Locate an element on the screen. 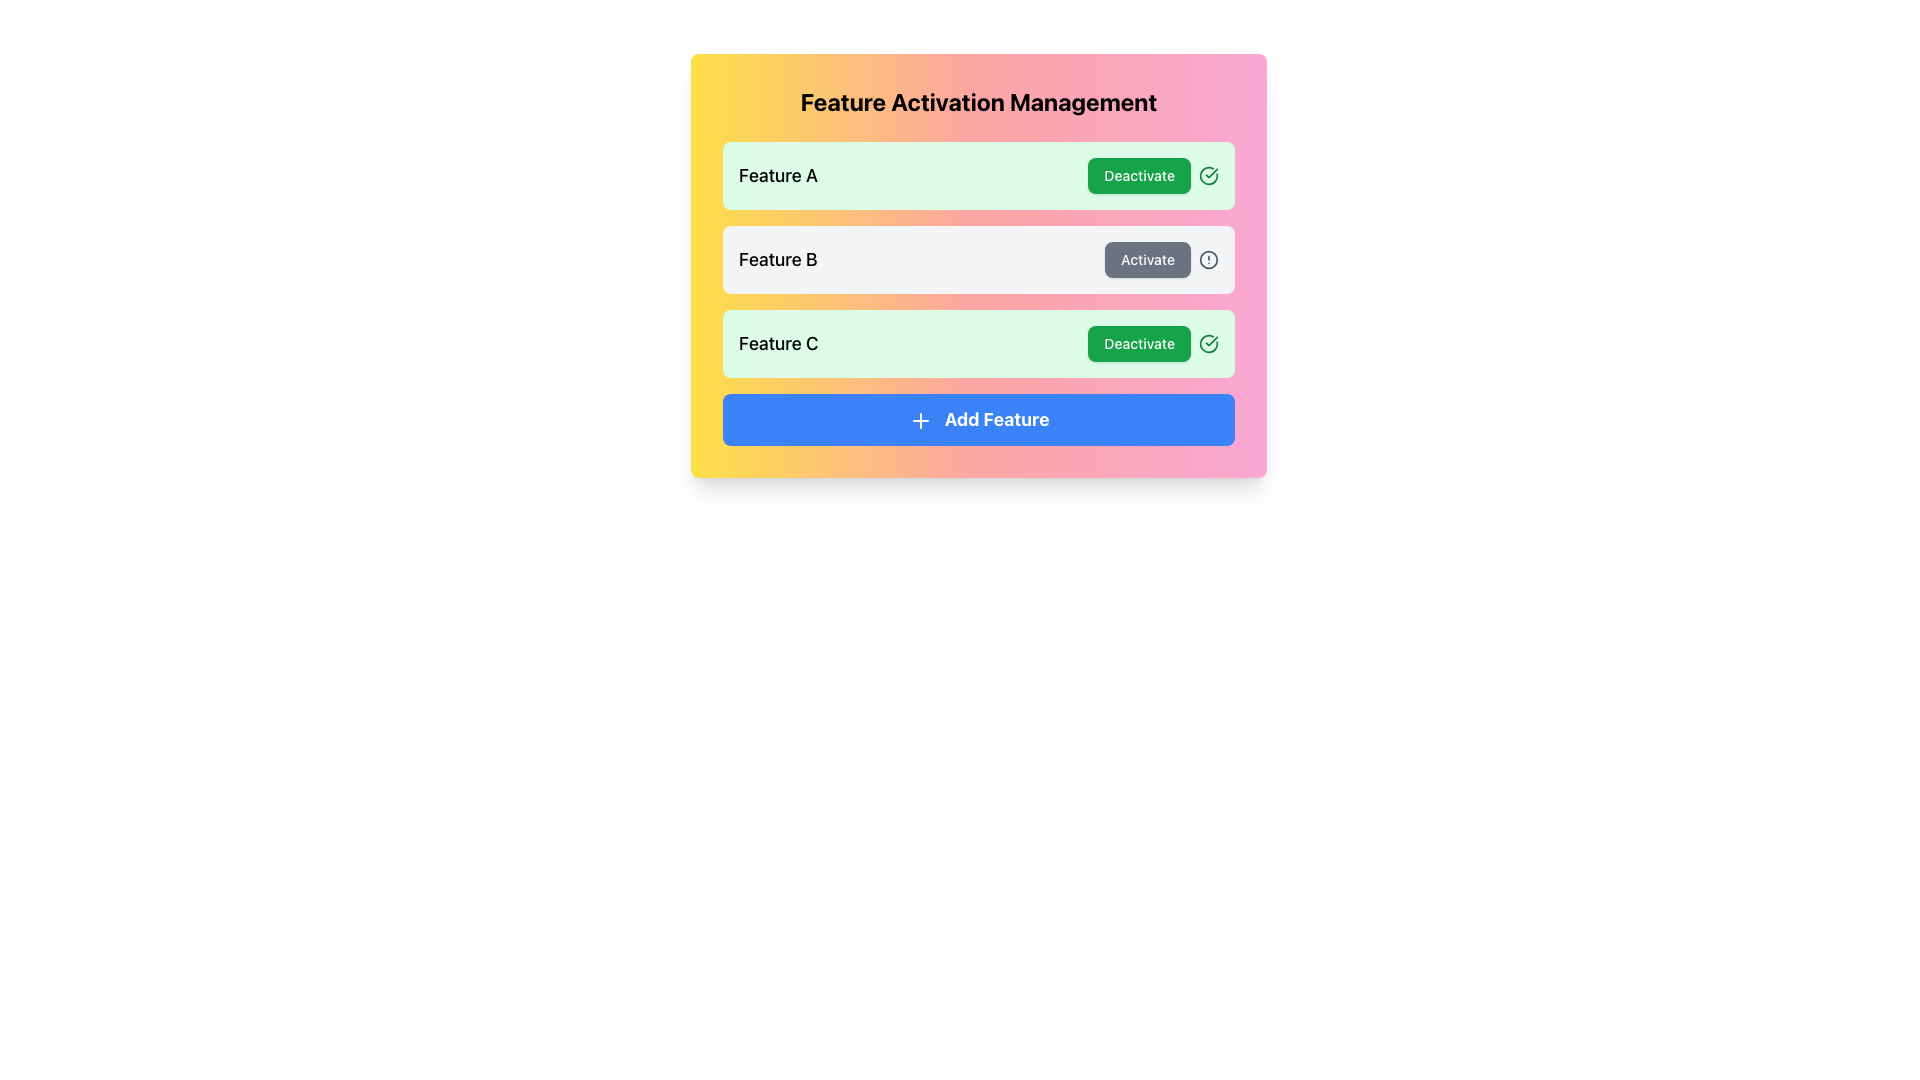  the 'Activate' button in the Card row section displaying 'Feature B' is located at coordinates (979, 265).